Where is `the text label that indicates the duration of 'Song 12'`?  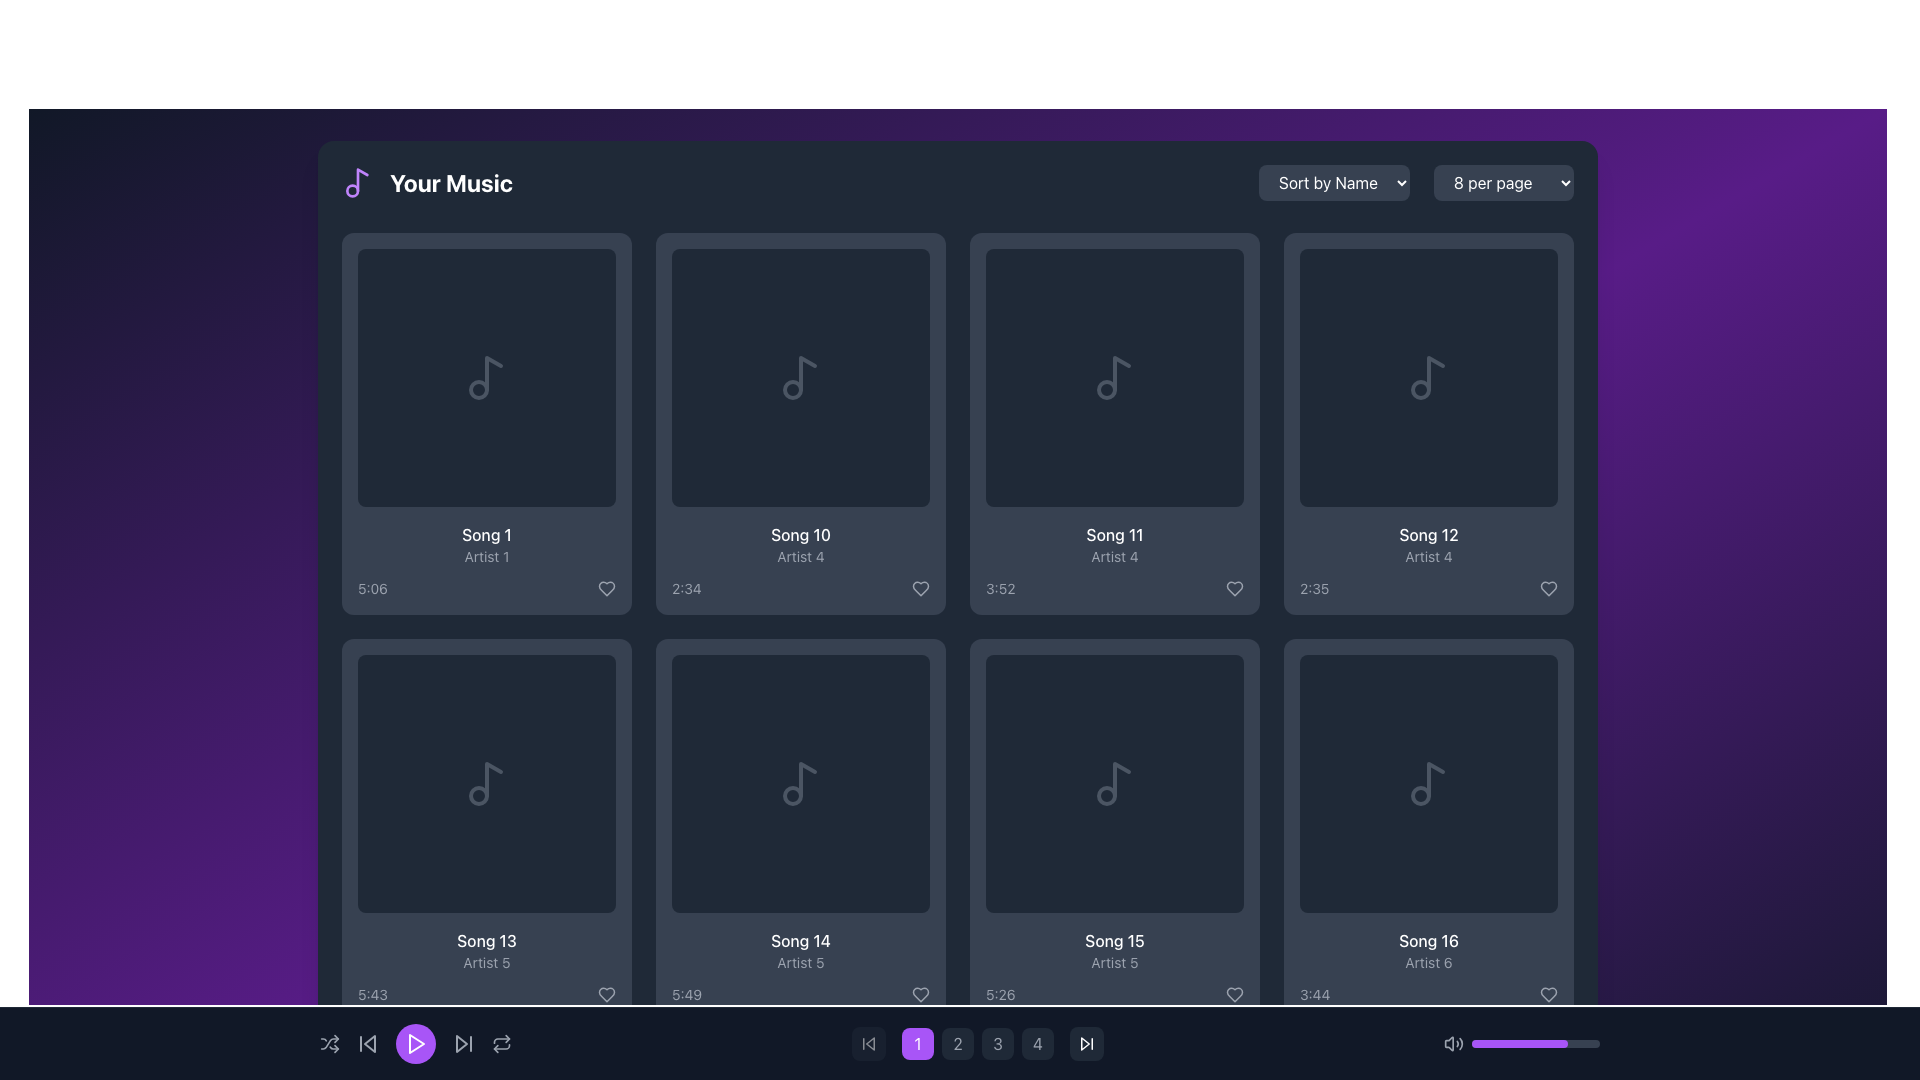
the text label that indicates the duration of 'Song 12' is located at coordinates (1314, 588).